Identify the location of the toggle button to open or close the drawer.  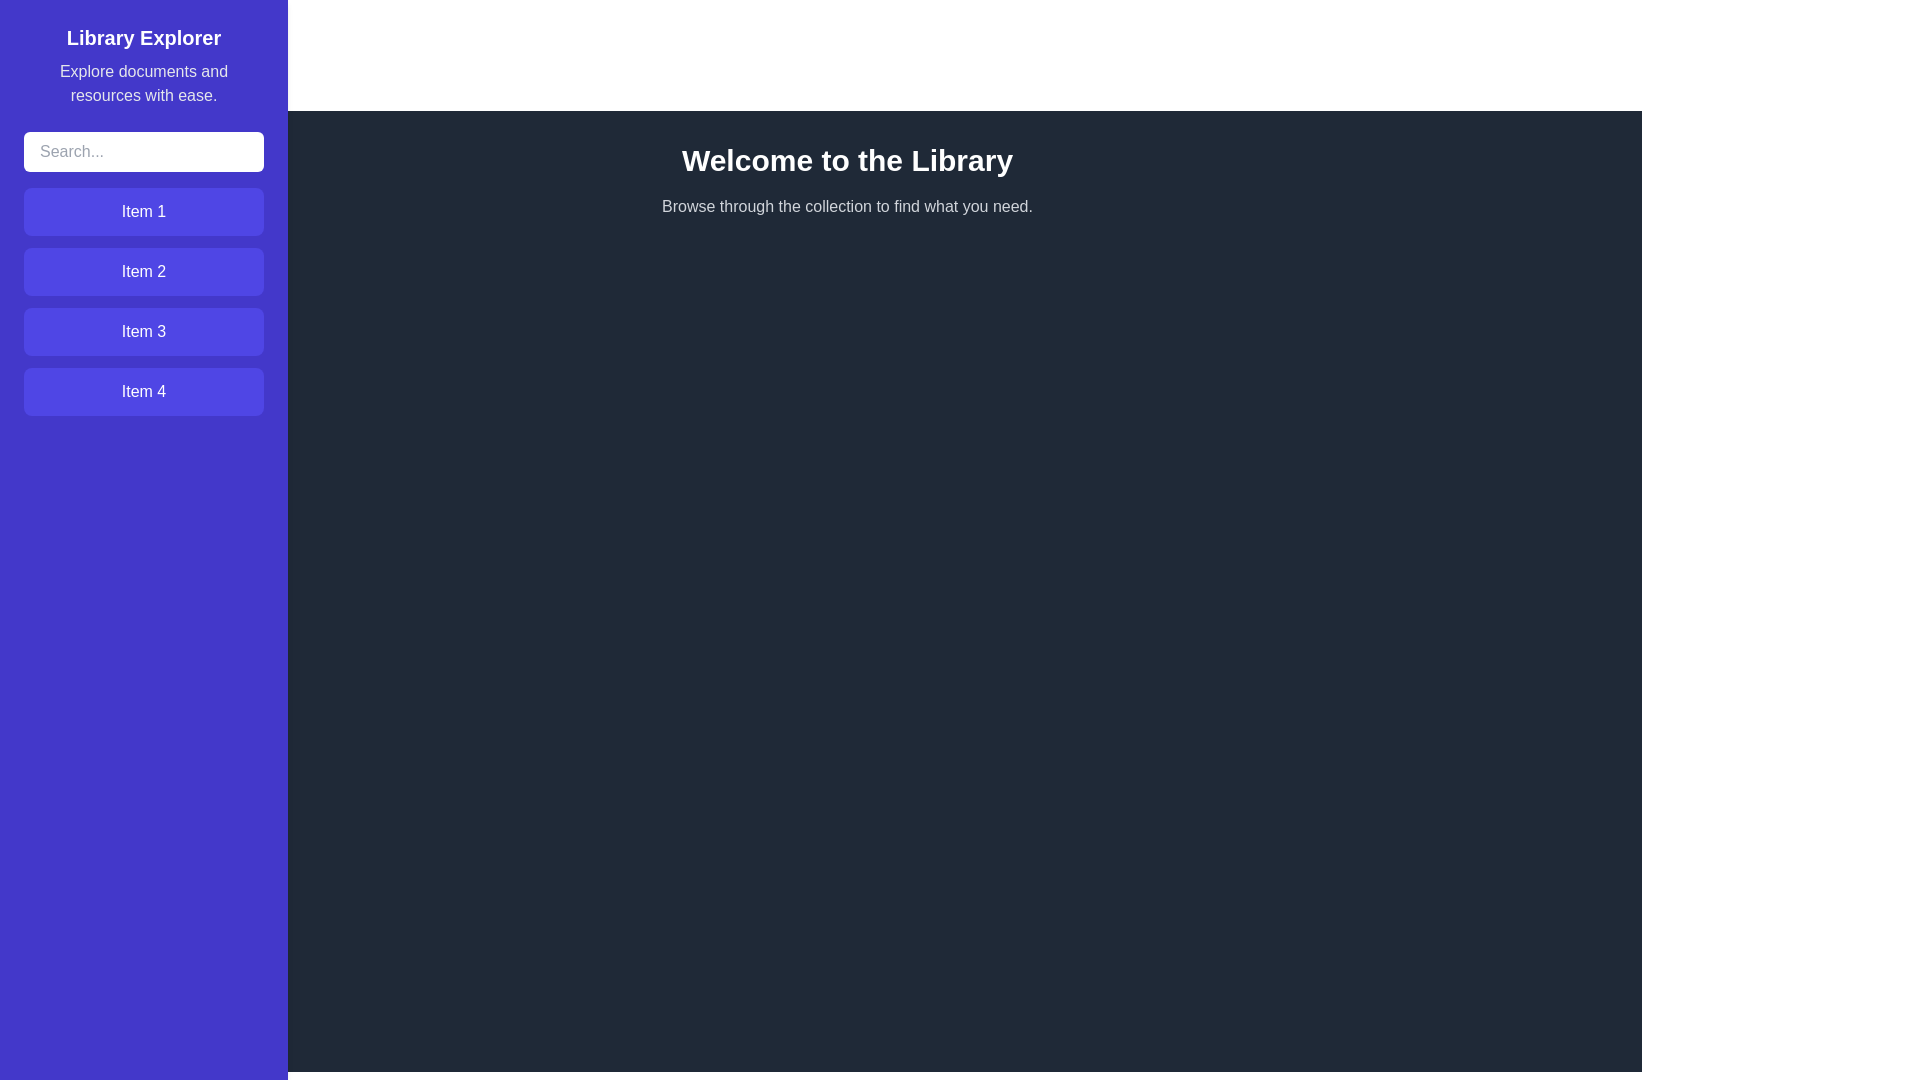
(39, 39).